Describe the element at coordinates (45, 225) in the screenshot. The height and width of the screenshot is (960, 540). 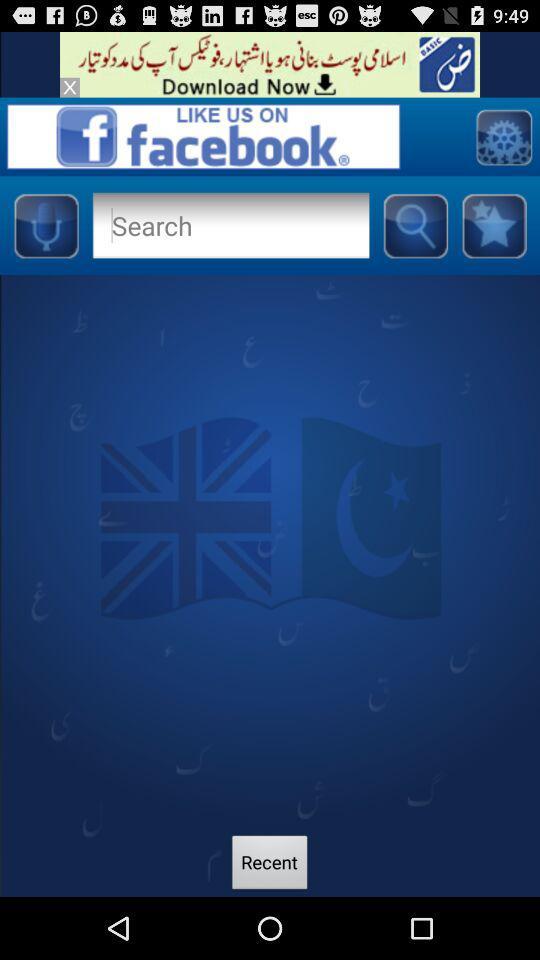
I see `microphone` at that location.